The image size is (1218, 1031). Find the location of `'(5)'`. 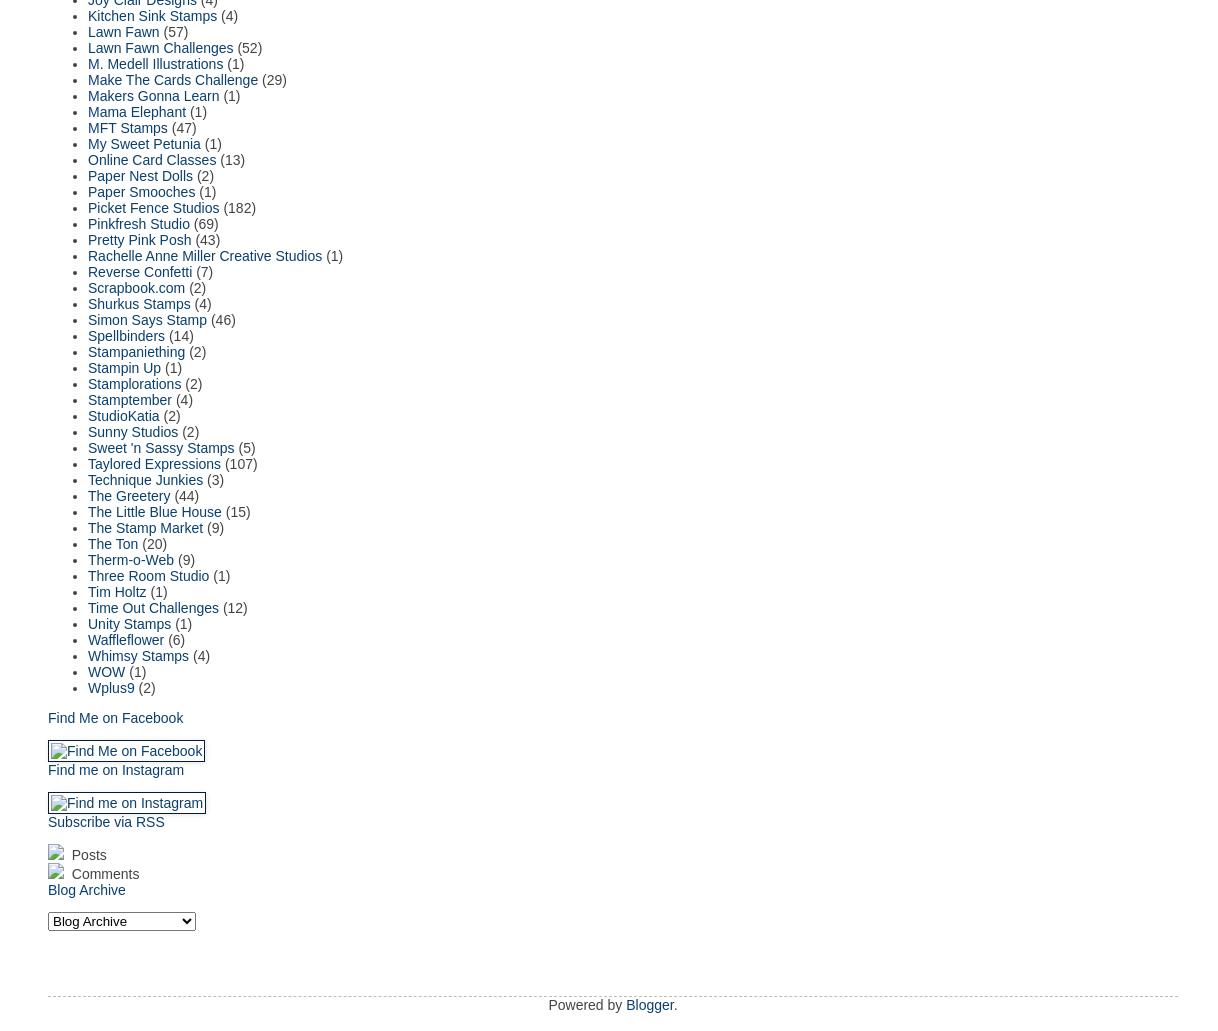

'(5)' is located at coordinates (245, 447).